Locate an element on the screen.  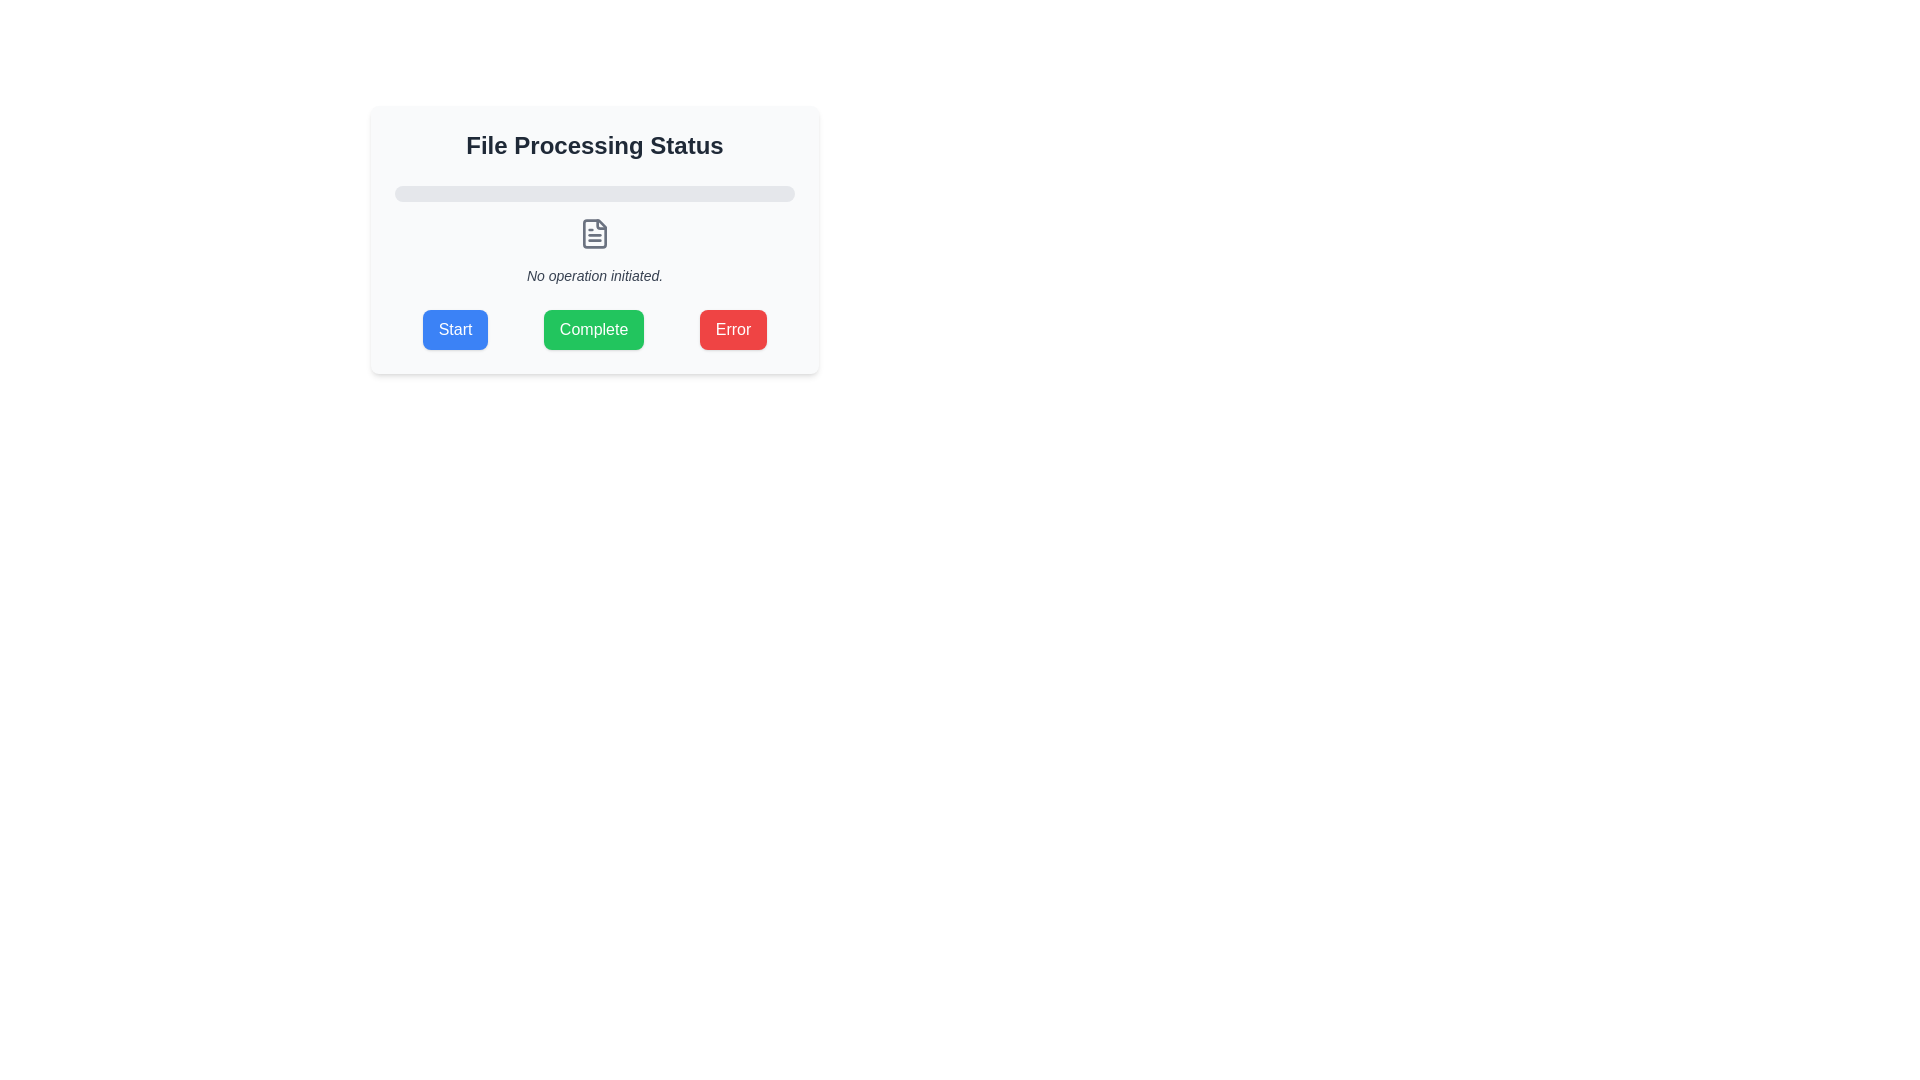
the 'Complete' button, which has a green background and is positioned between the 'Start' button and the 'Error' button at the bottom of the card is located at coordinates (594, 329).